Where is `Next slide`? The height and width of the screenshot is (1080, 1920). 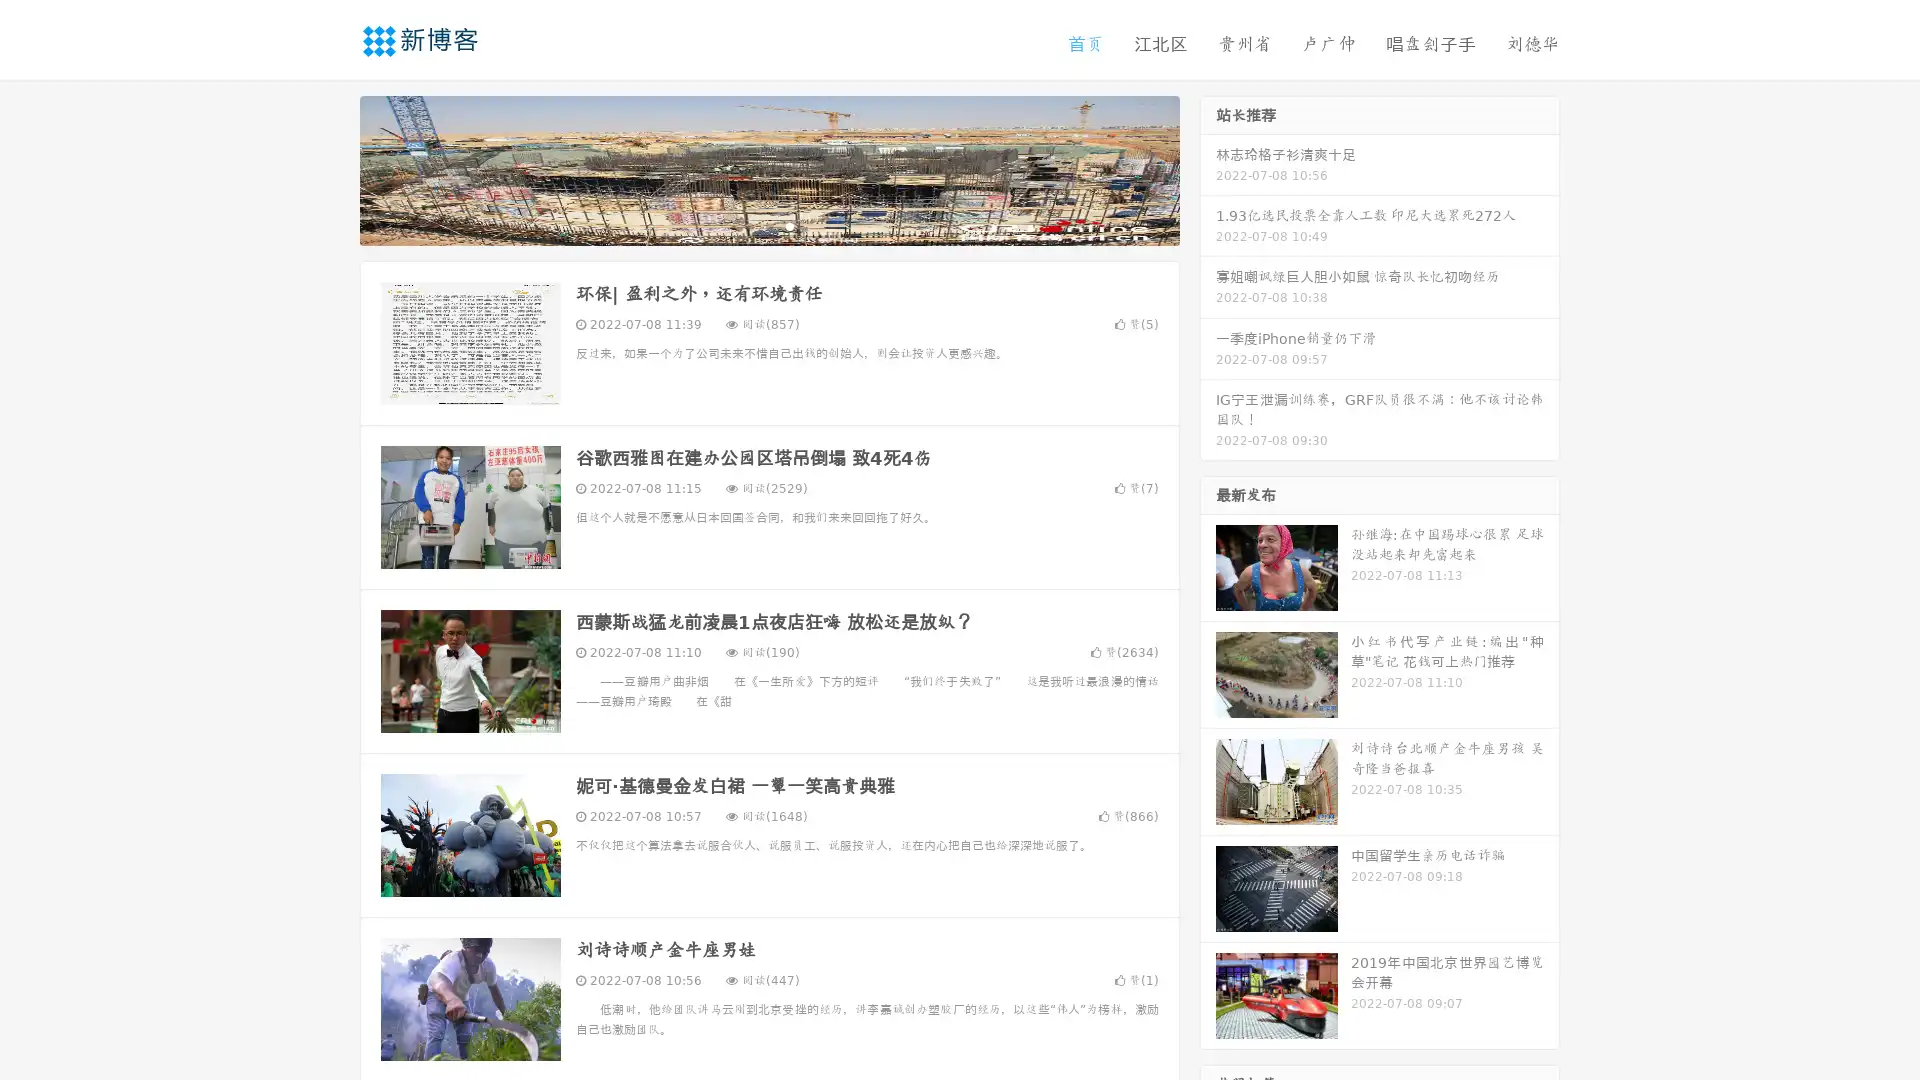
Next slide is located at coordinates (1208, 168).